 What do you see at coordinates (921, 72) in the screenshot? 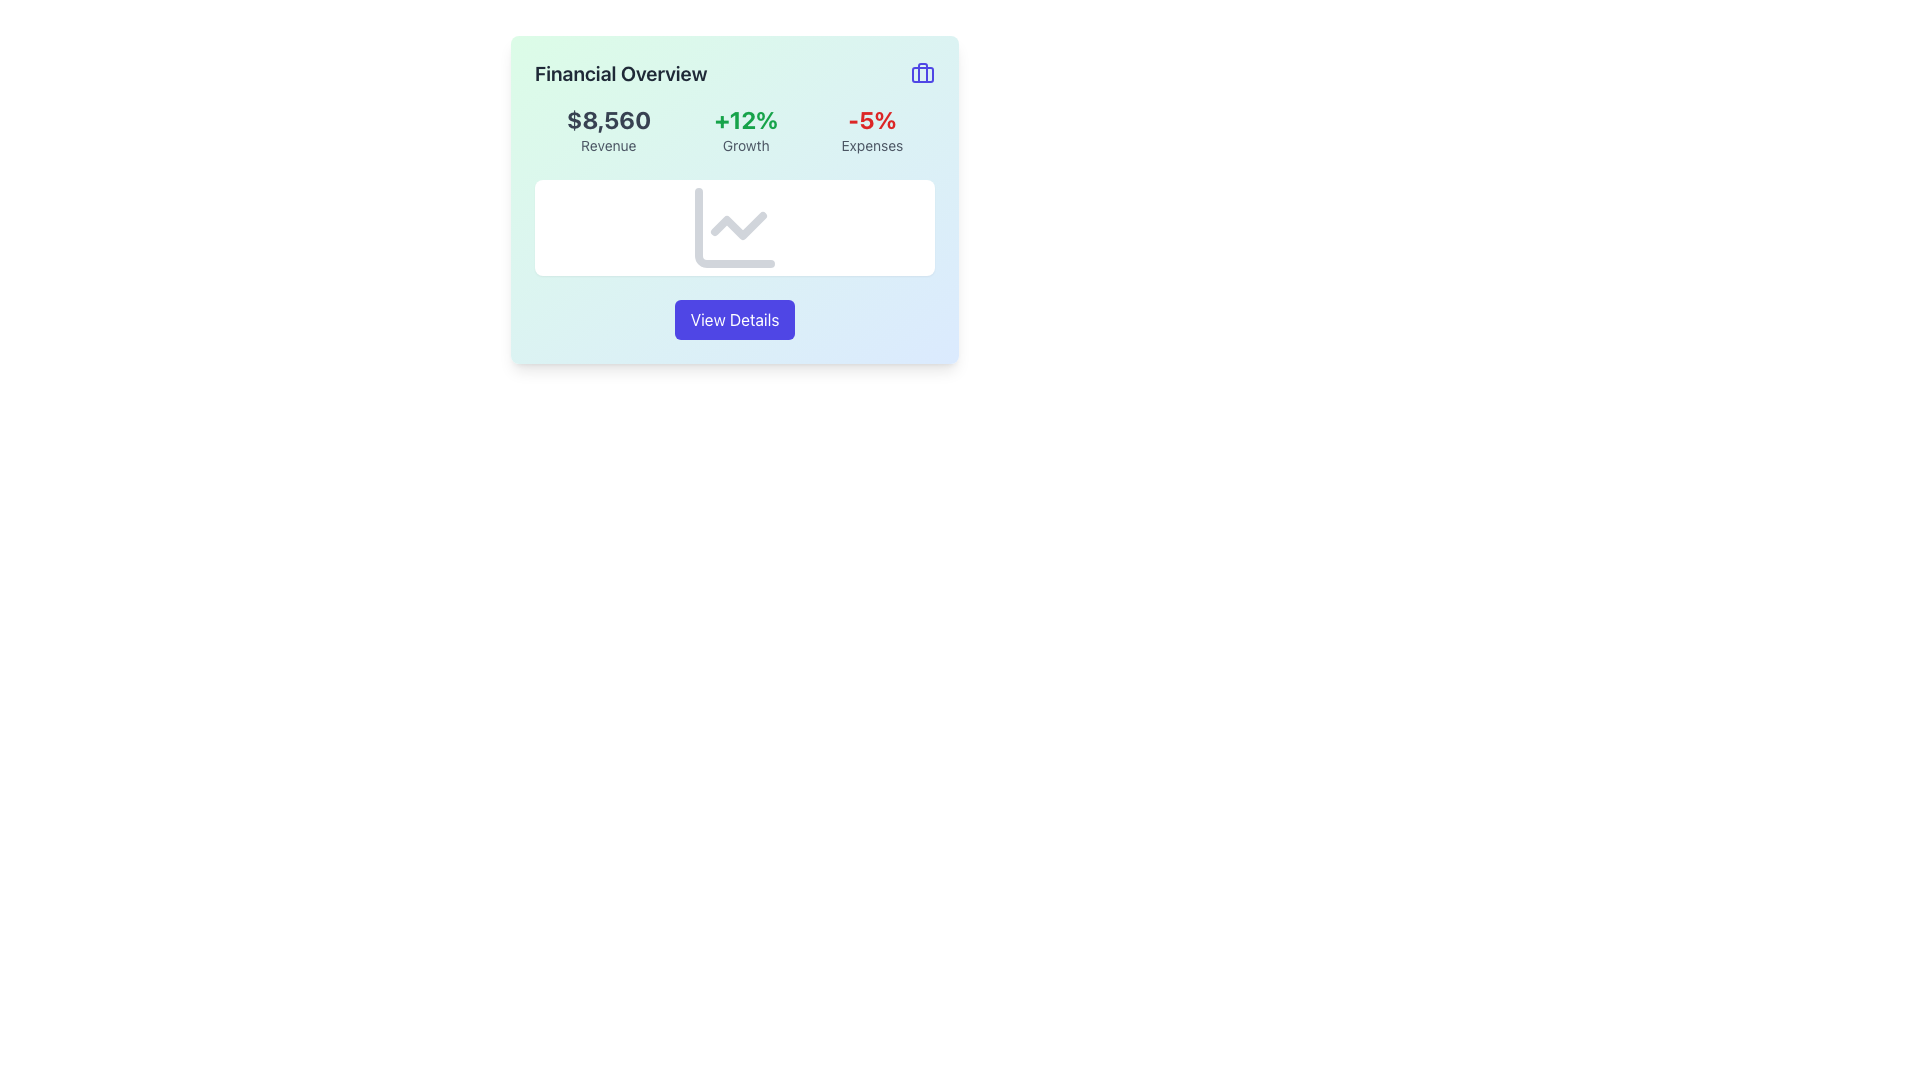
I see `the financial management icon located at the top-right of the 'Financial Overview' section` at bounding box center [921, 72].